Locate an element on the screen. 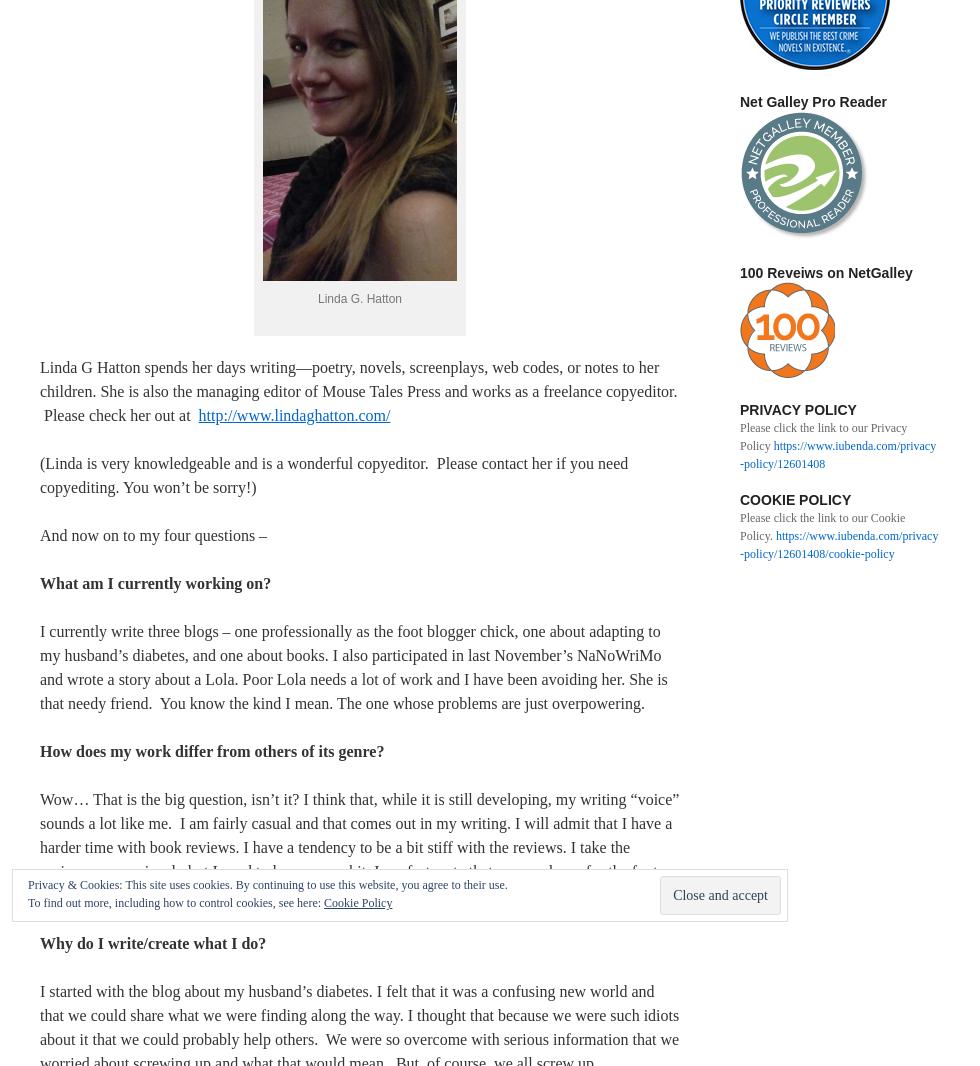  'How does my work differ from others of its genre?' is located at coordinates (214, 749).